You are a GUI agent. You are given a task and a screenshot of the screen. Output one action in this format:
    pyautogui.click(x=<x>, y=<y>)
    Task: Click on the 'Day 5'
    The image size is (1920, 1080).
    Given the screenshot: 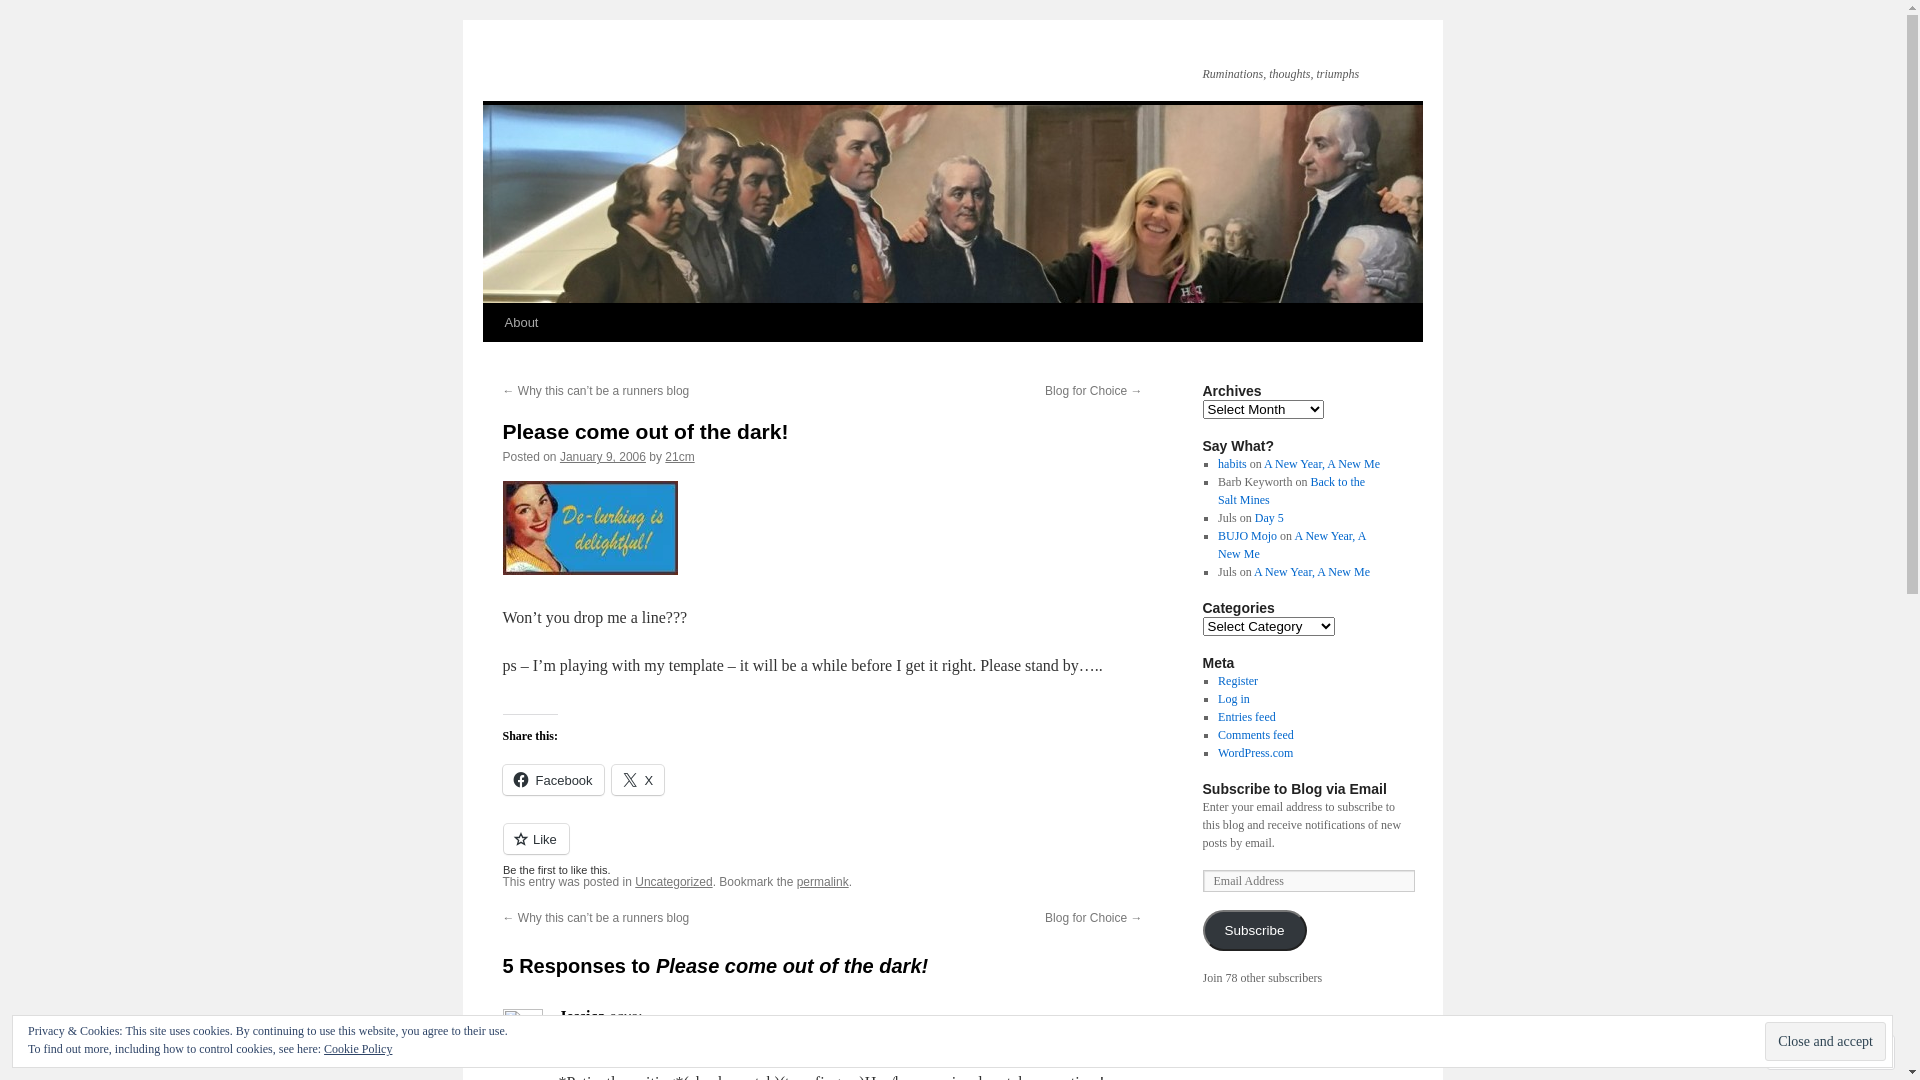 What is the action you would take?
    pyautogui.click(x=1268, y=516)
    